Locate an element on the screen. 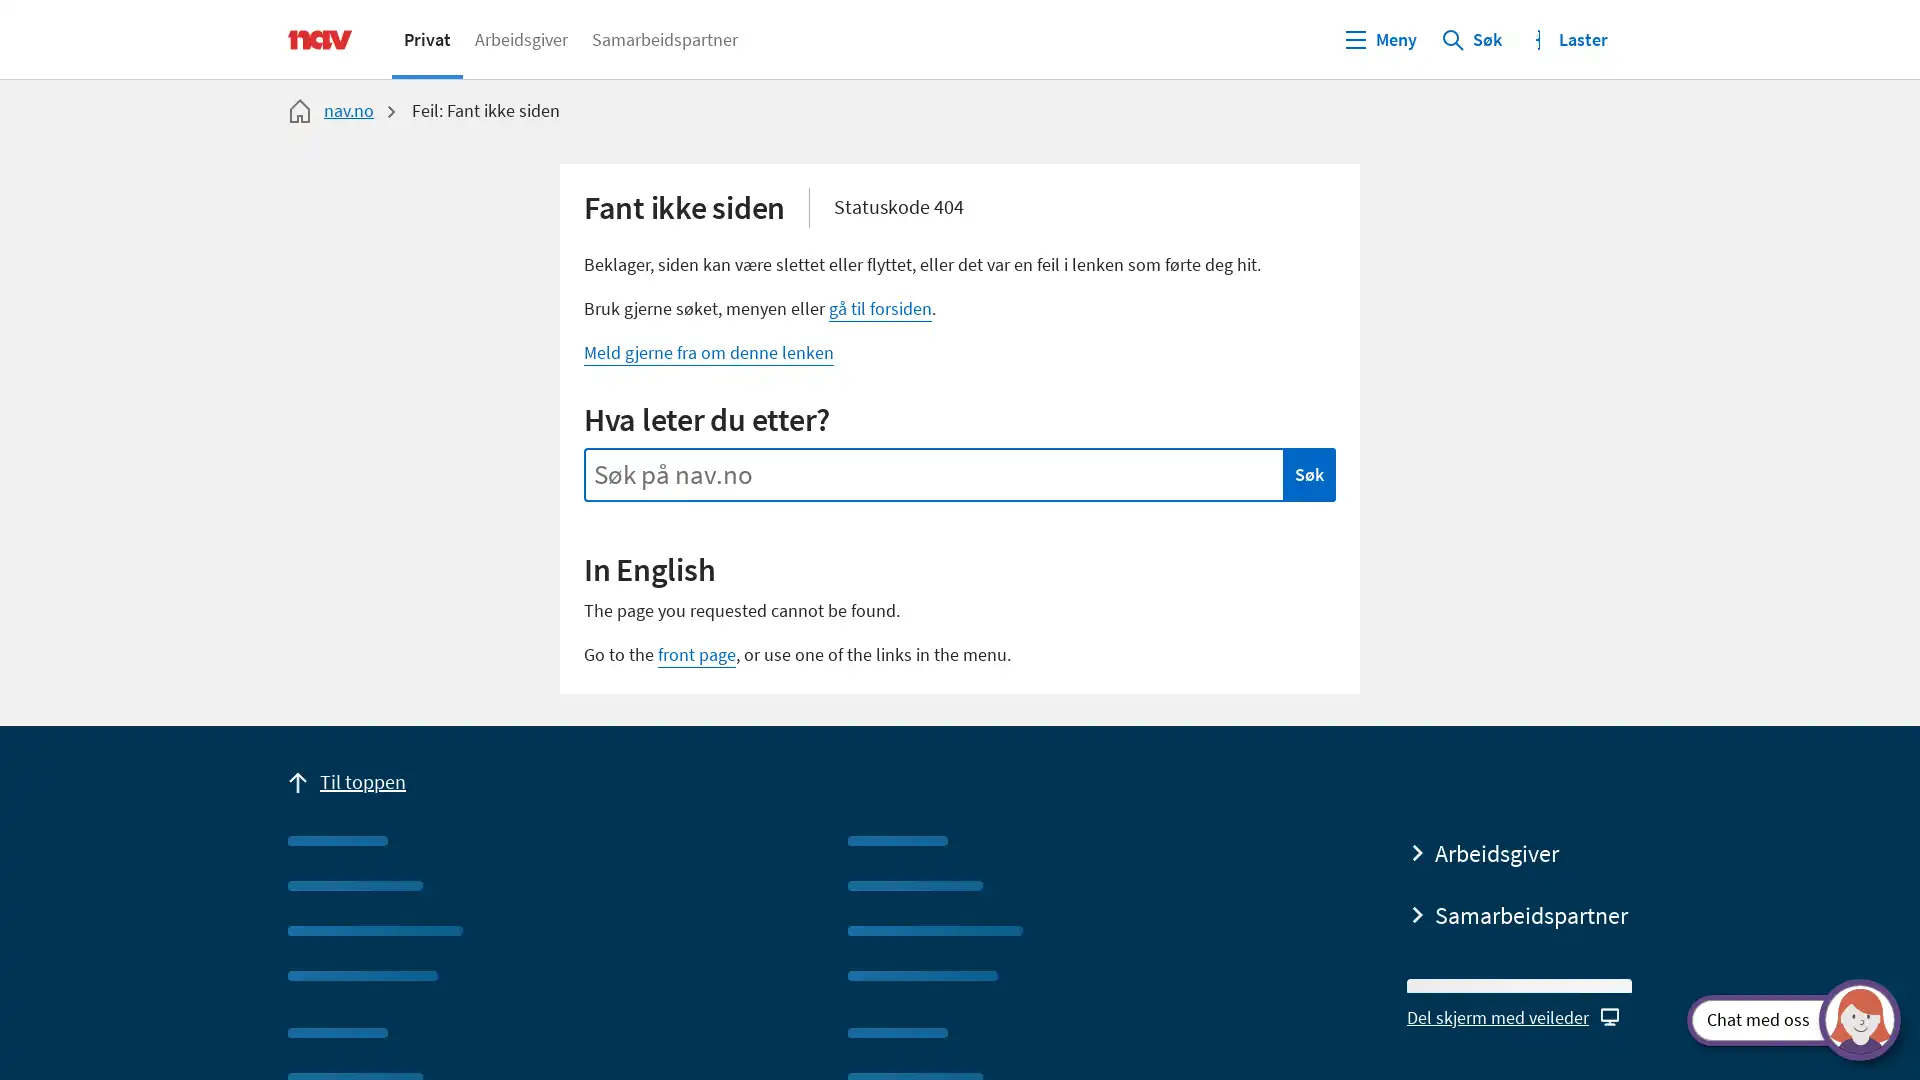 This screenshot has width=1920, height=1080. Logg inn is located at coordinates (1573, 38).